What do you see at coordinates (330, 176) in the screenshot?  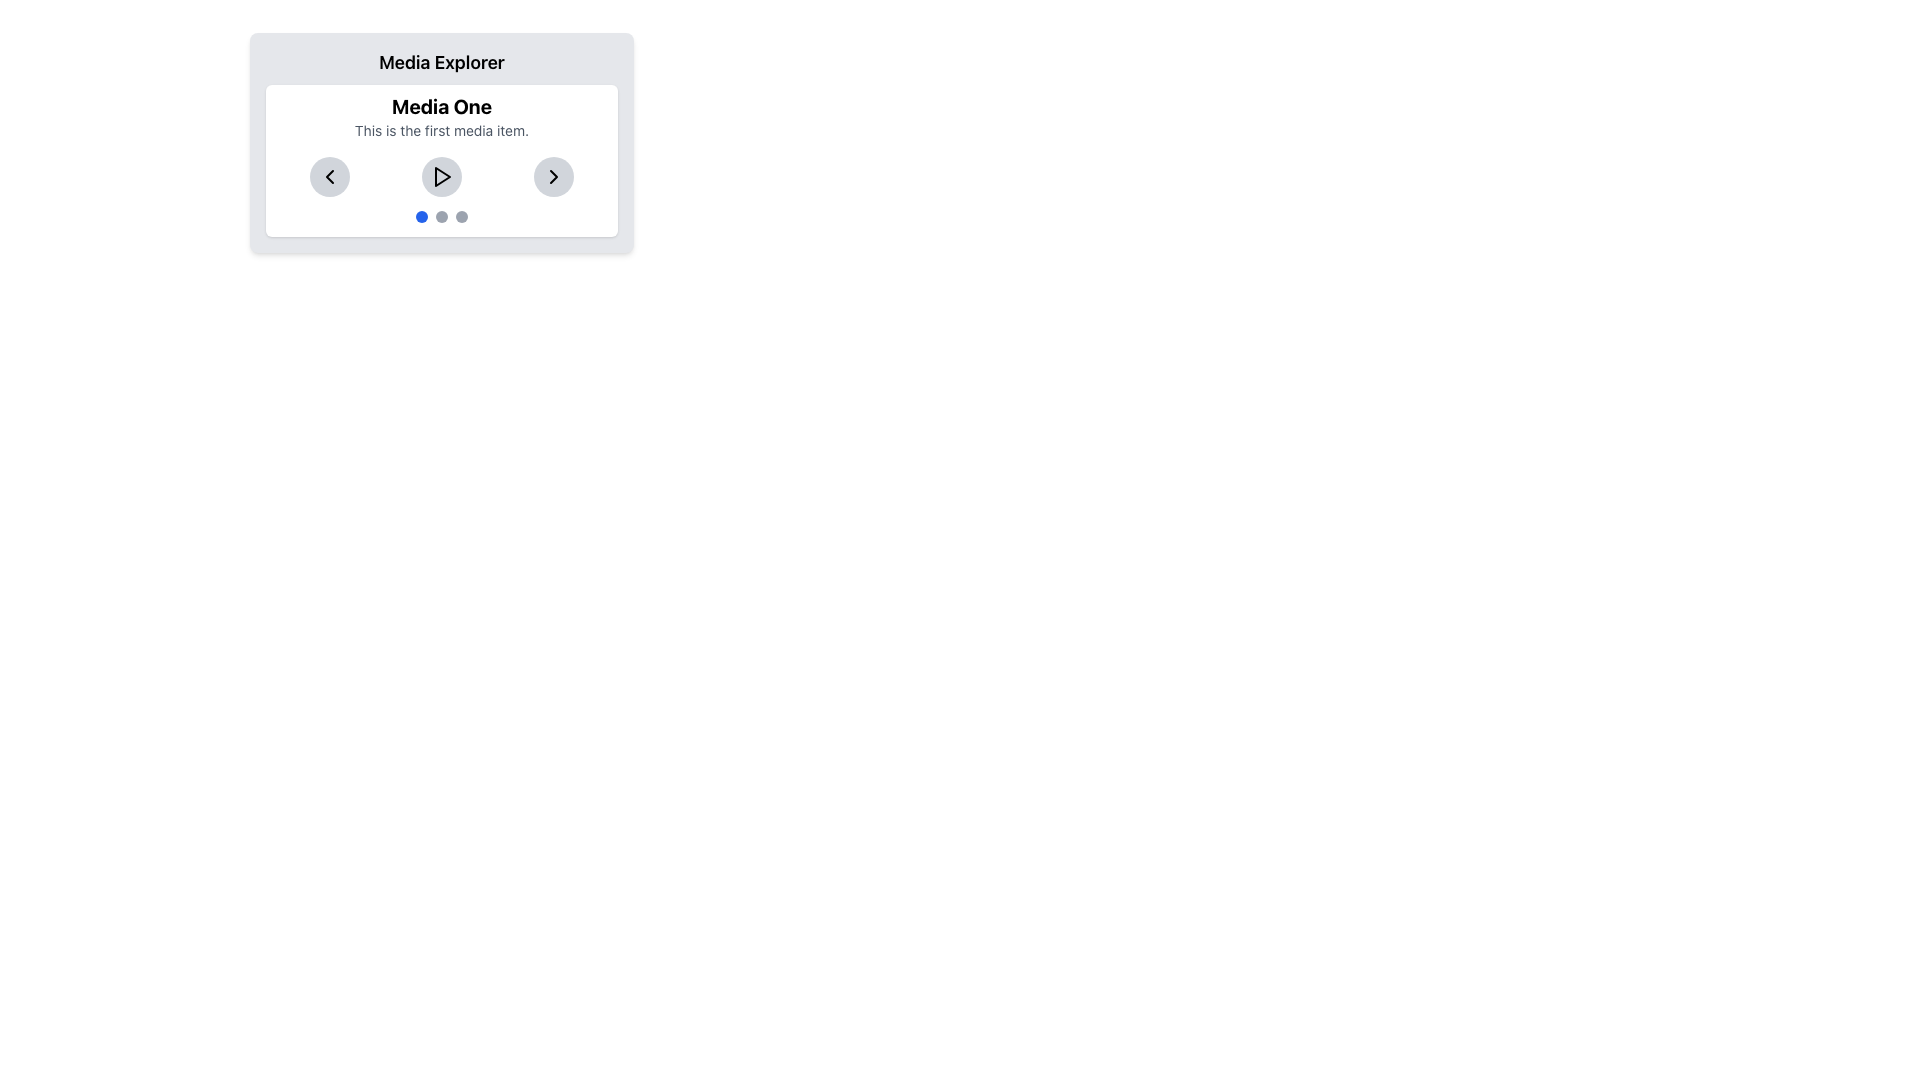 I see `the left circular button icon located at the lower half of the interface` at bounding box center [330, 176].